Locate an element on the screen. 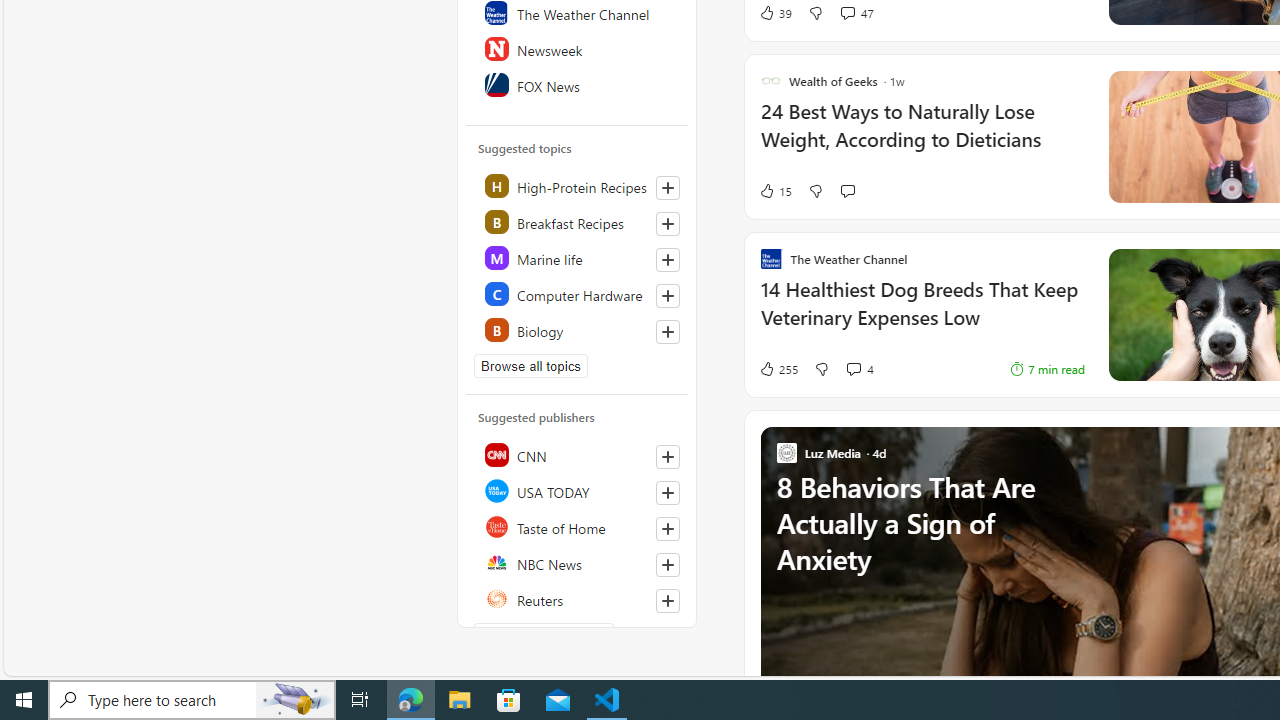  '14 Healthiest Dog Breeds That Keep Veterinary Expenses Low' is located at coordinates (921, 313).